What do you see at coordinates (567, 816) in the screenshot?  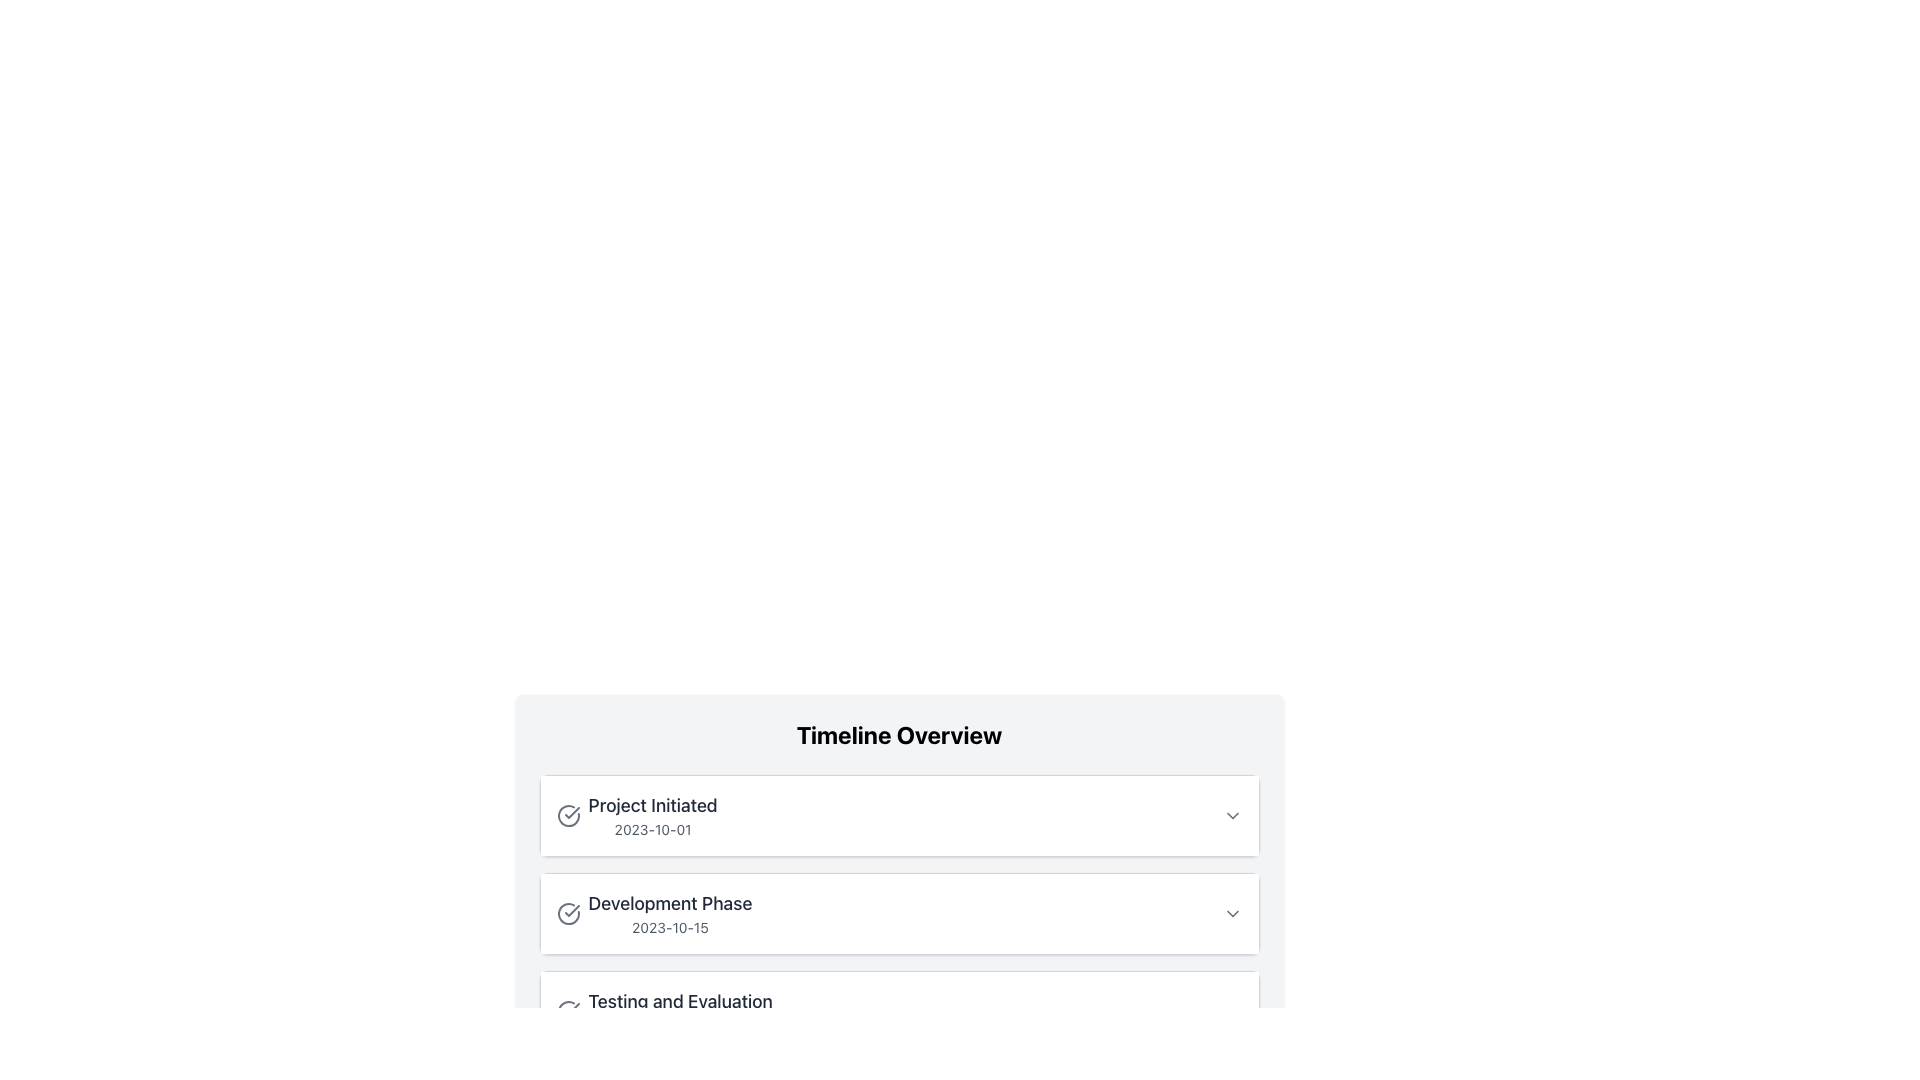 I see `the leftmost circular outline of the SVG graphical element within the timeline entry labeled 'Project Initiated' dated '2023-10-01'` at bounding box center [567, 816].